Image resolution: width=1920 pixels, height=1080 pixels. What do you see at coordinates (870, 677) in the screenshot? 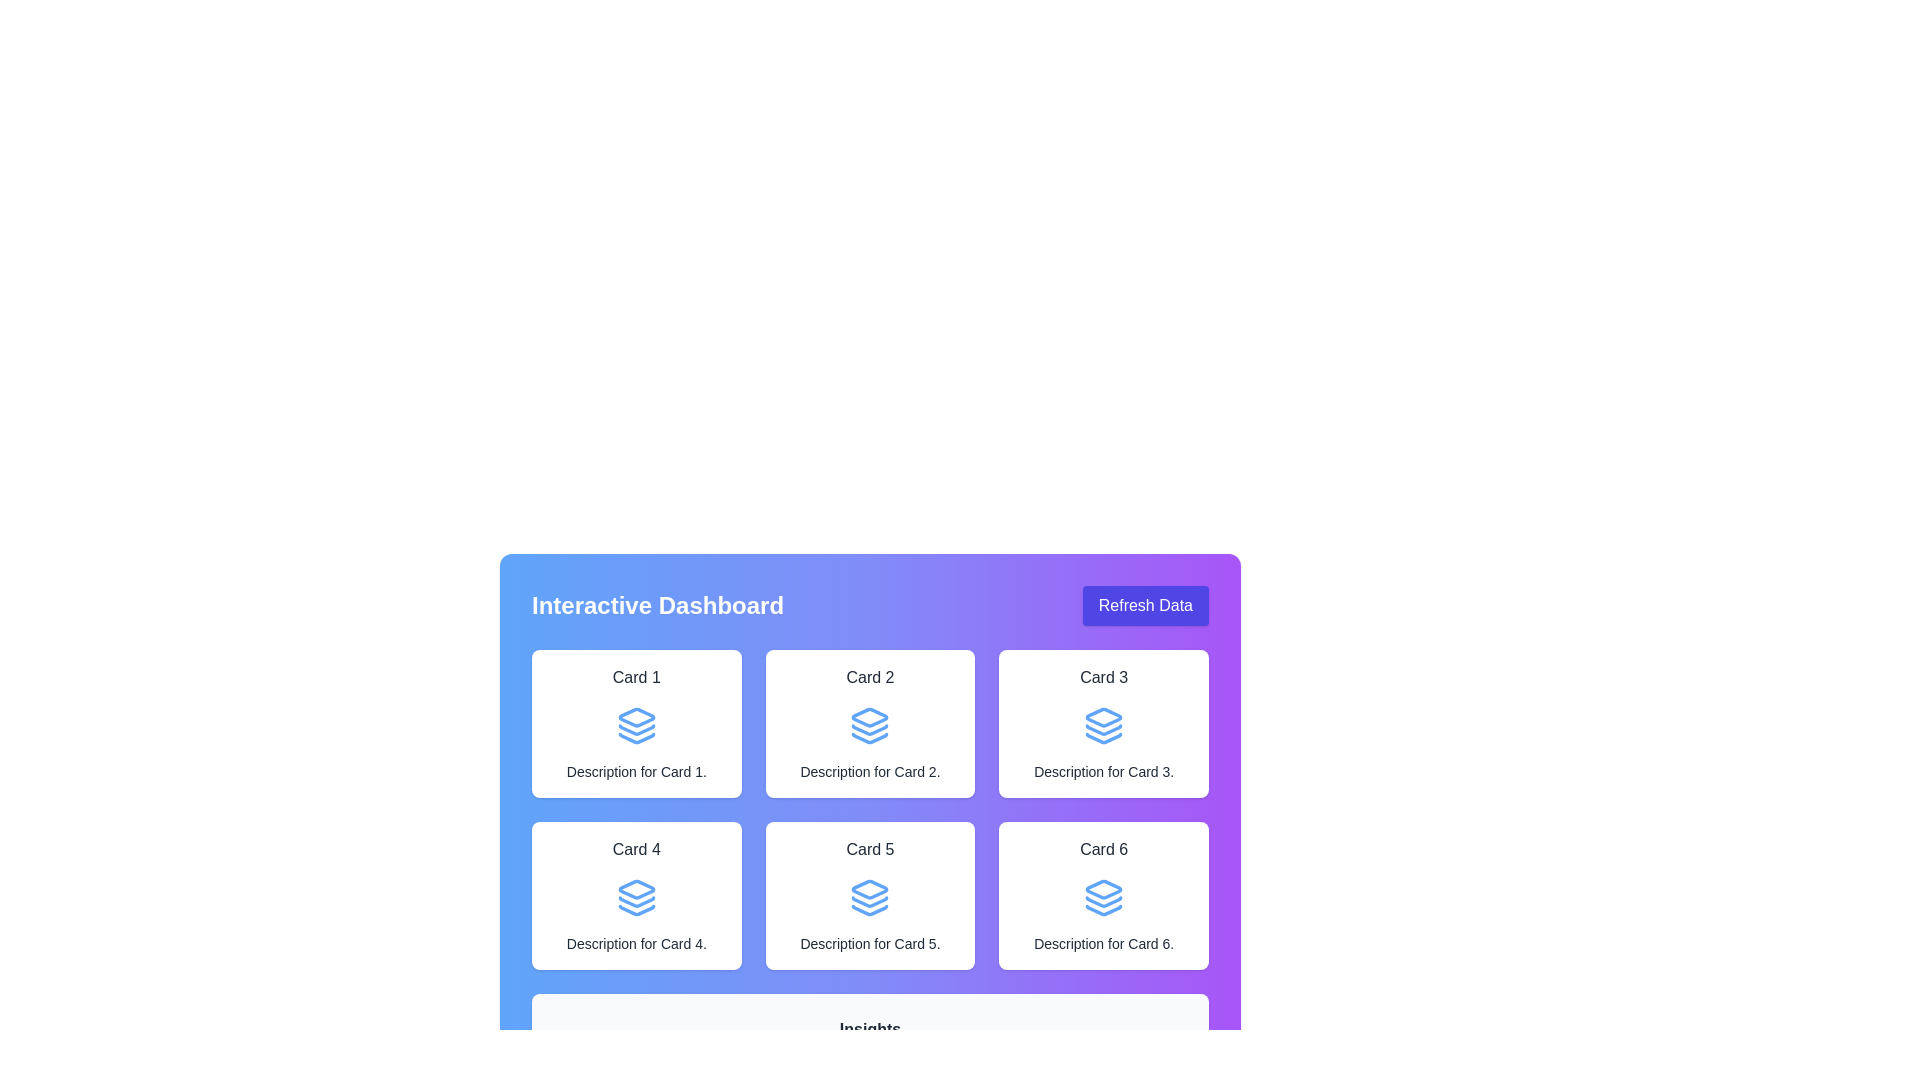
I see `the title text label for 'Card 2', which is positioned at the top of the card and helps users identify the card's purpose` at bounding box center [870, 677].